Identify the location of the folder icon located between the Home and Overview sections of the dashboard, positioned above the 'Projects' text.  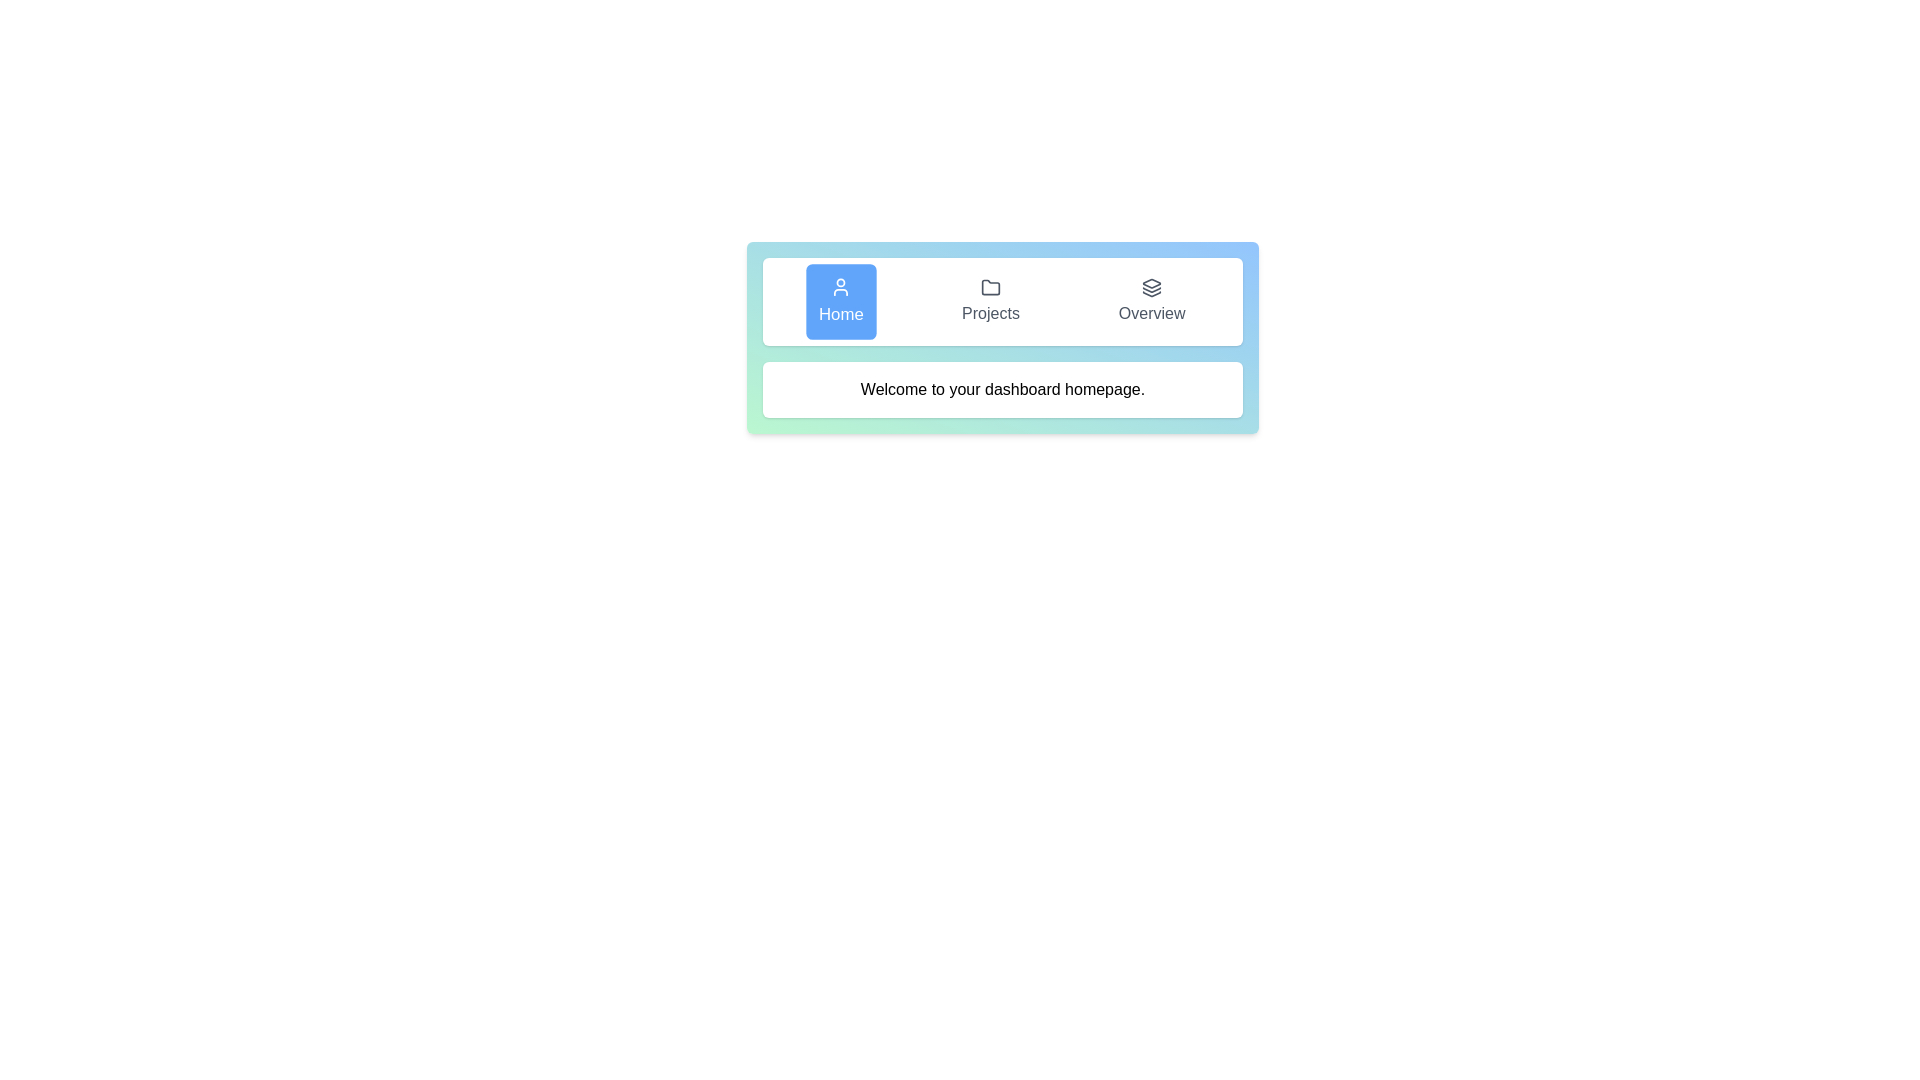
(990, 287).